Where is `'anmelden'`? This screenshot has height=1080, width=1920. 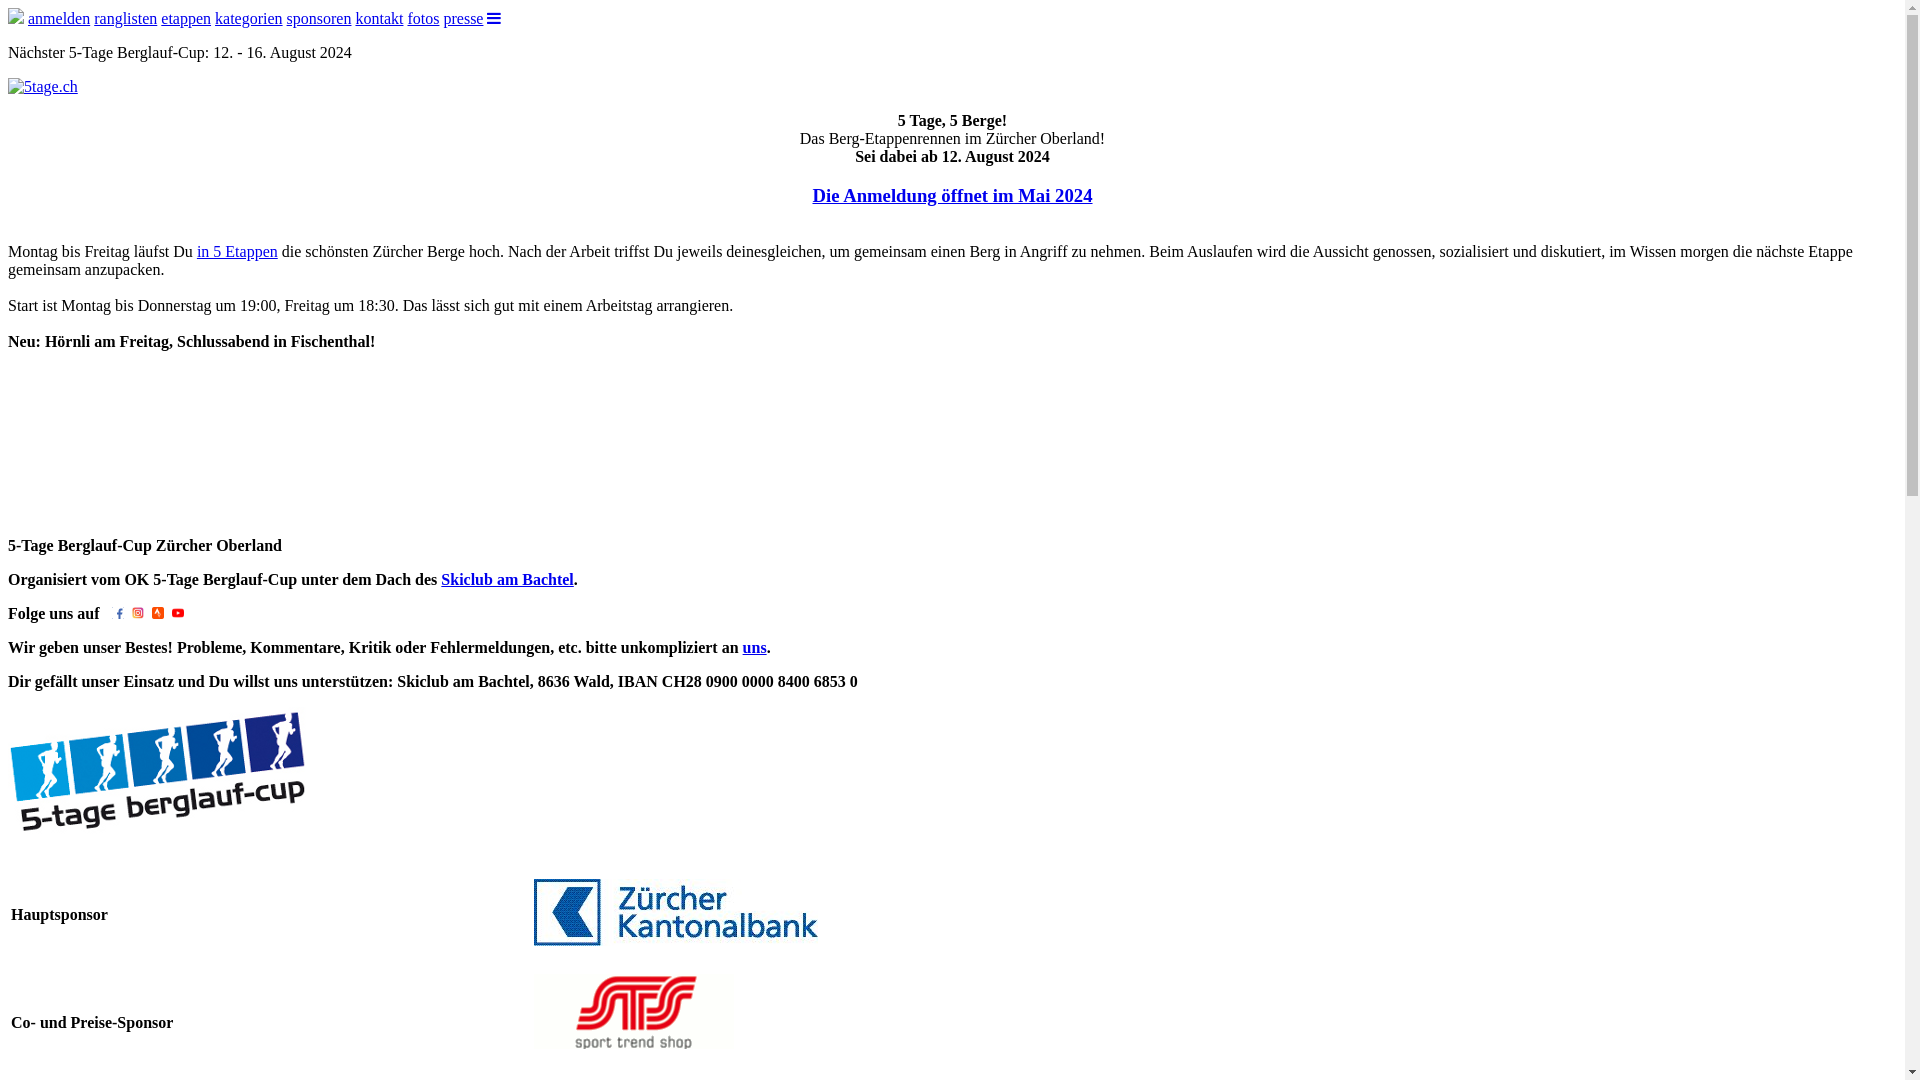
'anmelden' is located at coordinates (28, 18).